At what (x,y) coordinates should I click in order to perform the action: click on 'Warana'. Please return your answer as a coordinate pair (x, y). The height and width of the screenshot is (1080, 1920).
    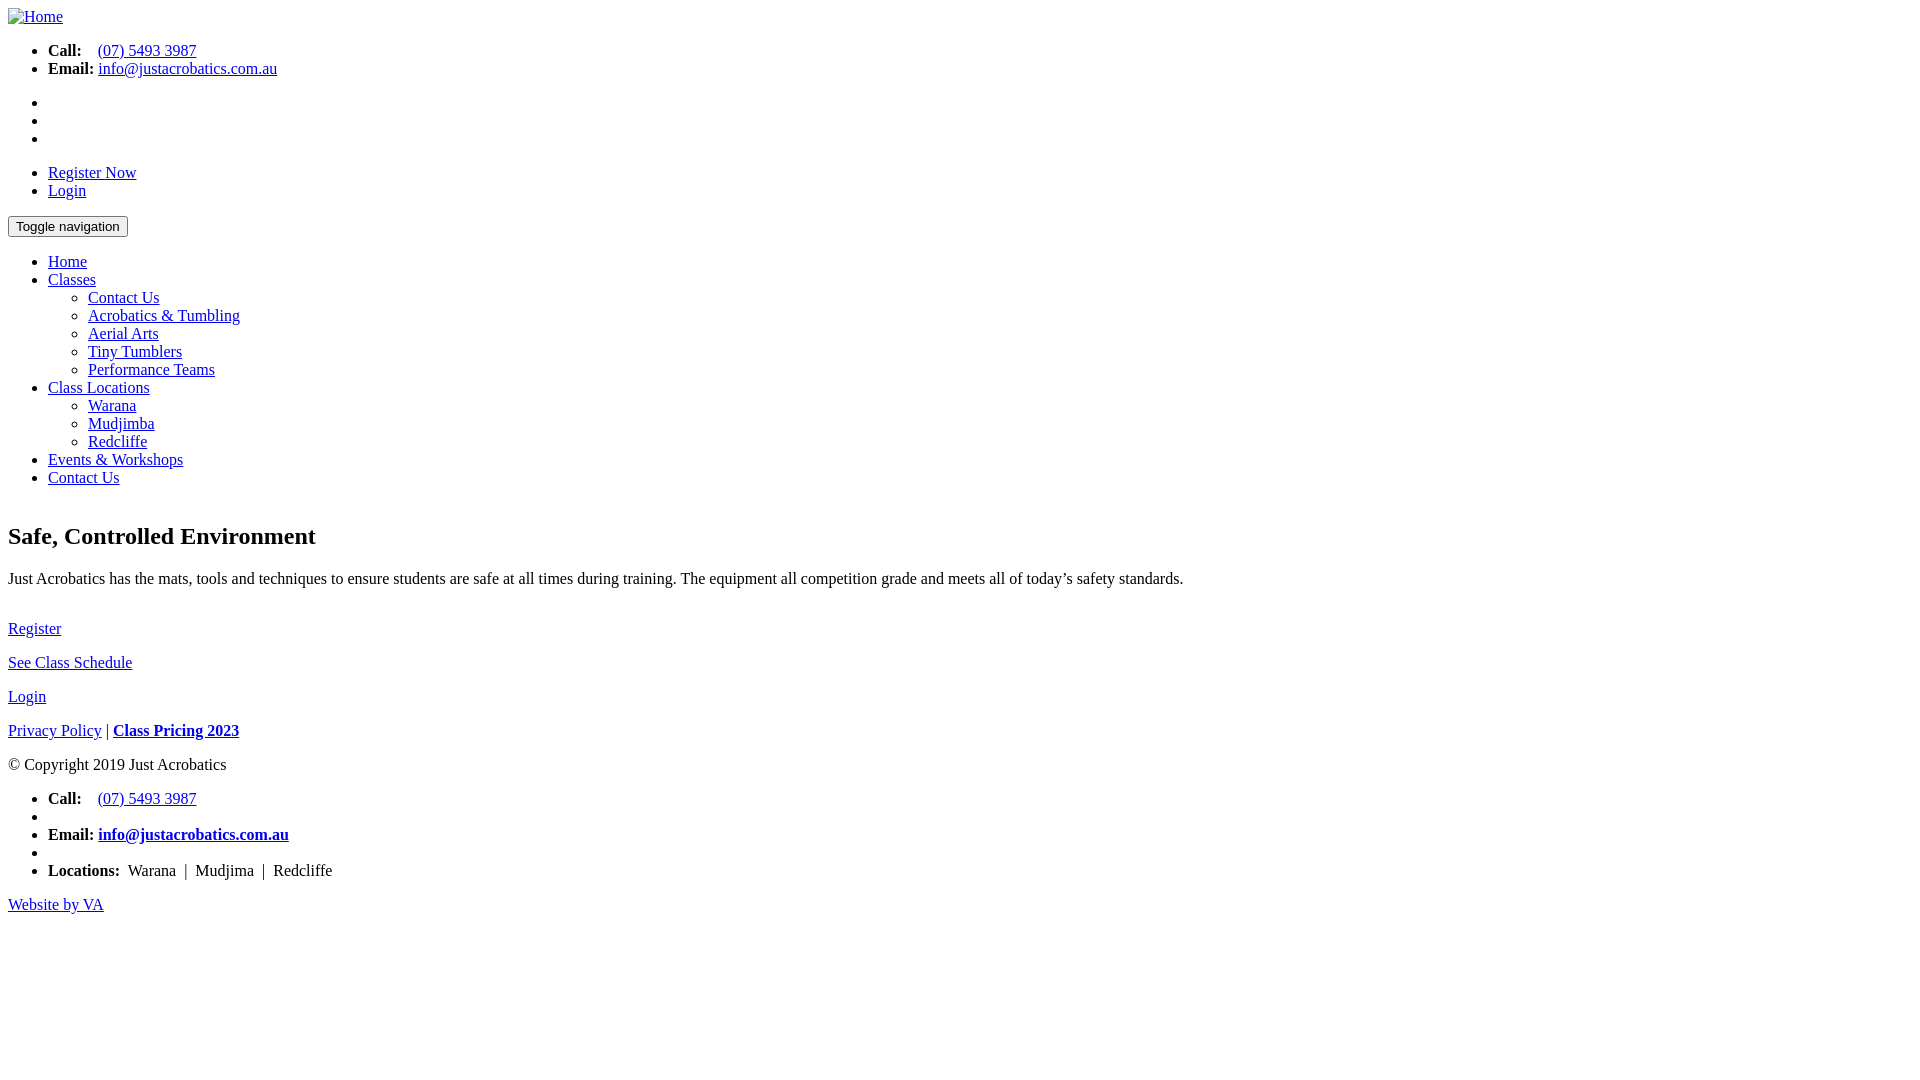
    Looking at the image, I should click on (110, 405).